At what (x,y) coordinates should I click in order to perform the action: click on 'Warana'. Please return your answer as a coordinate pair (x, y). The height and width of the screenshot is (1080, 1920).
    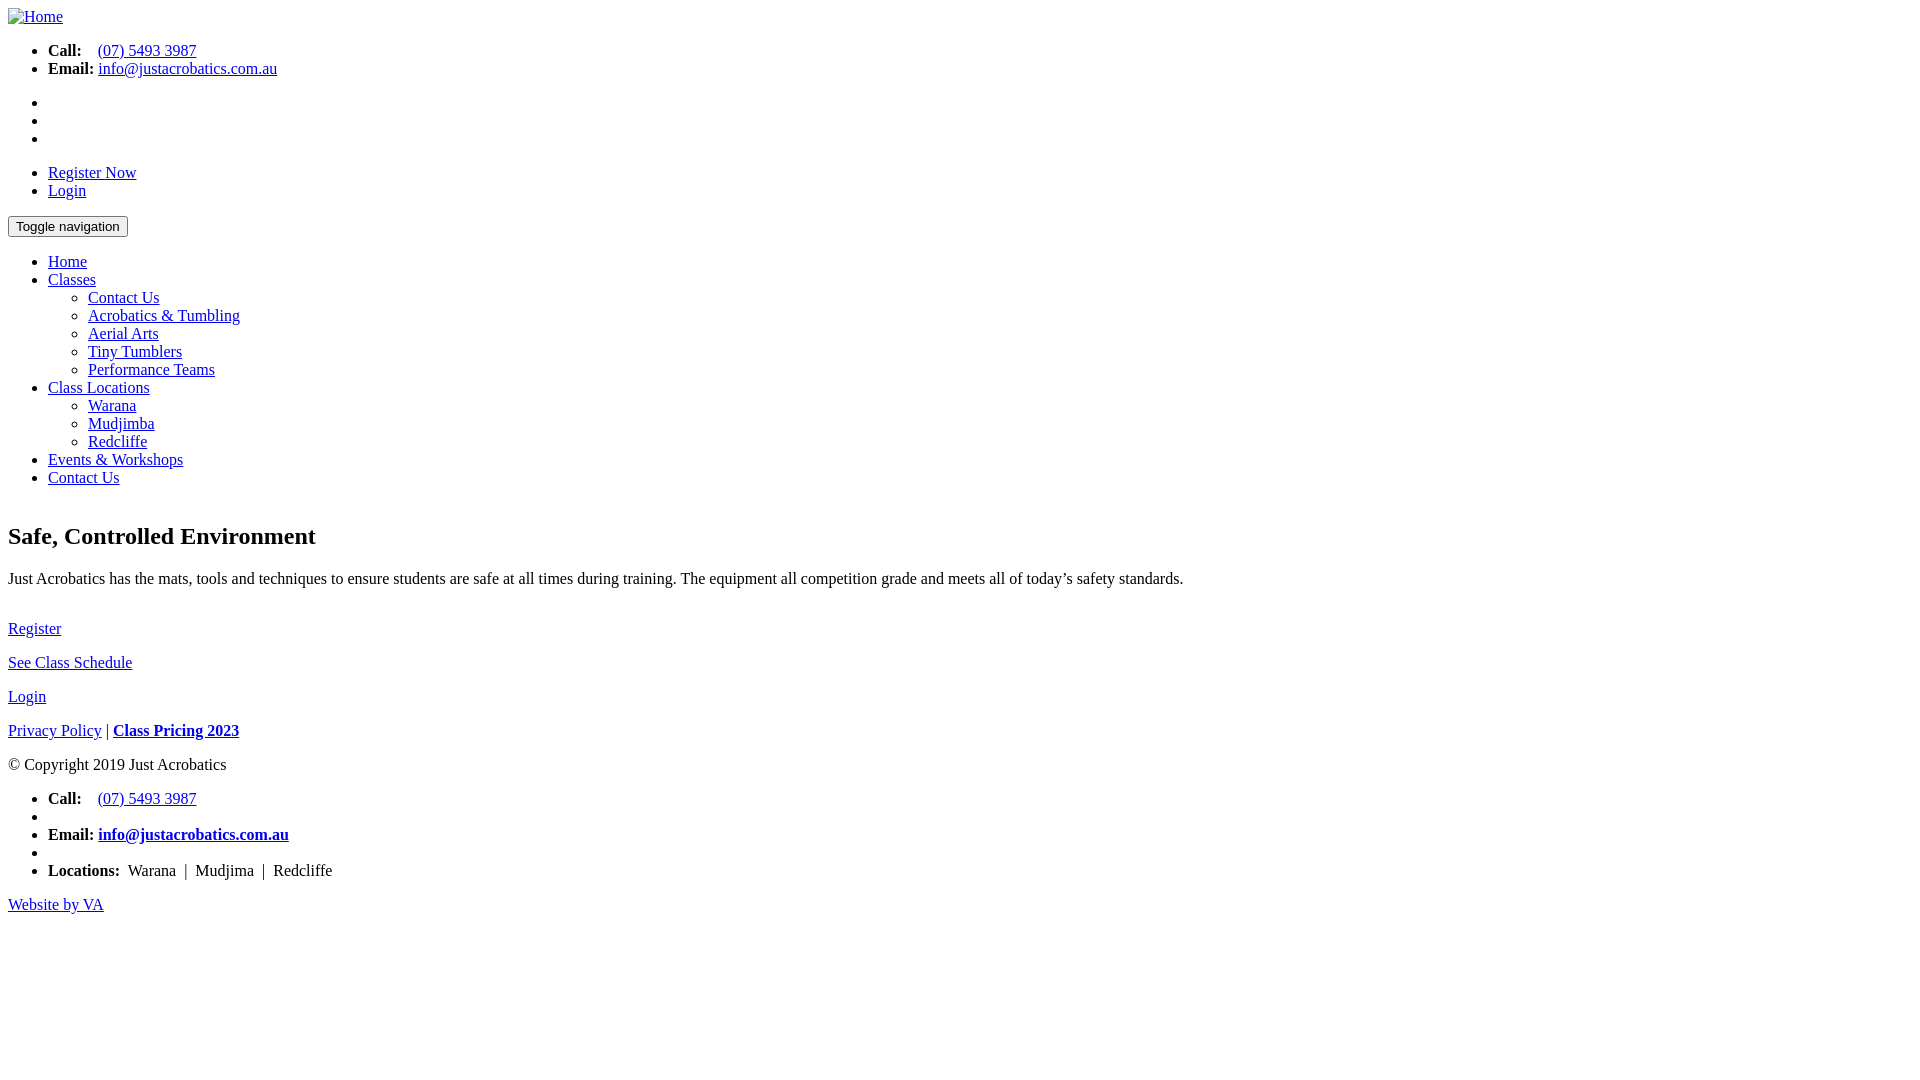
    Looking at the image, I should click on (110, 405).